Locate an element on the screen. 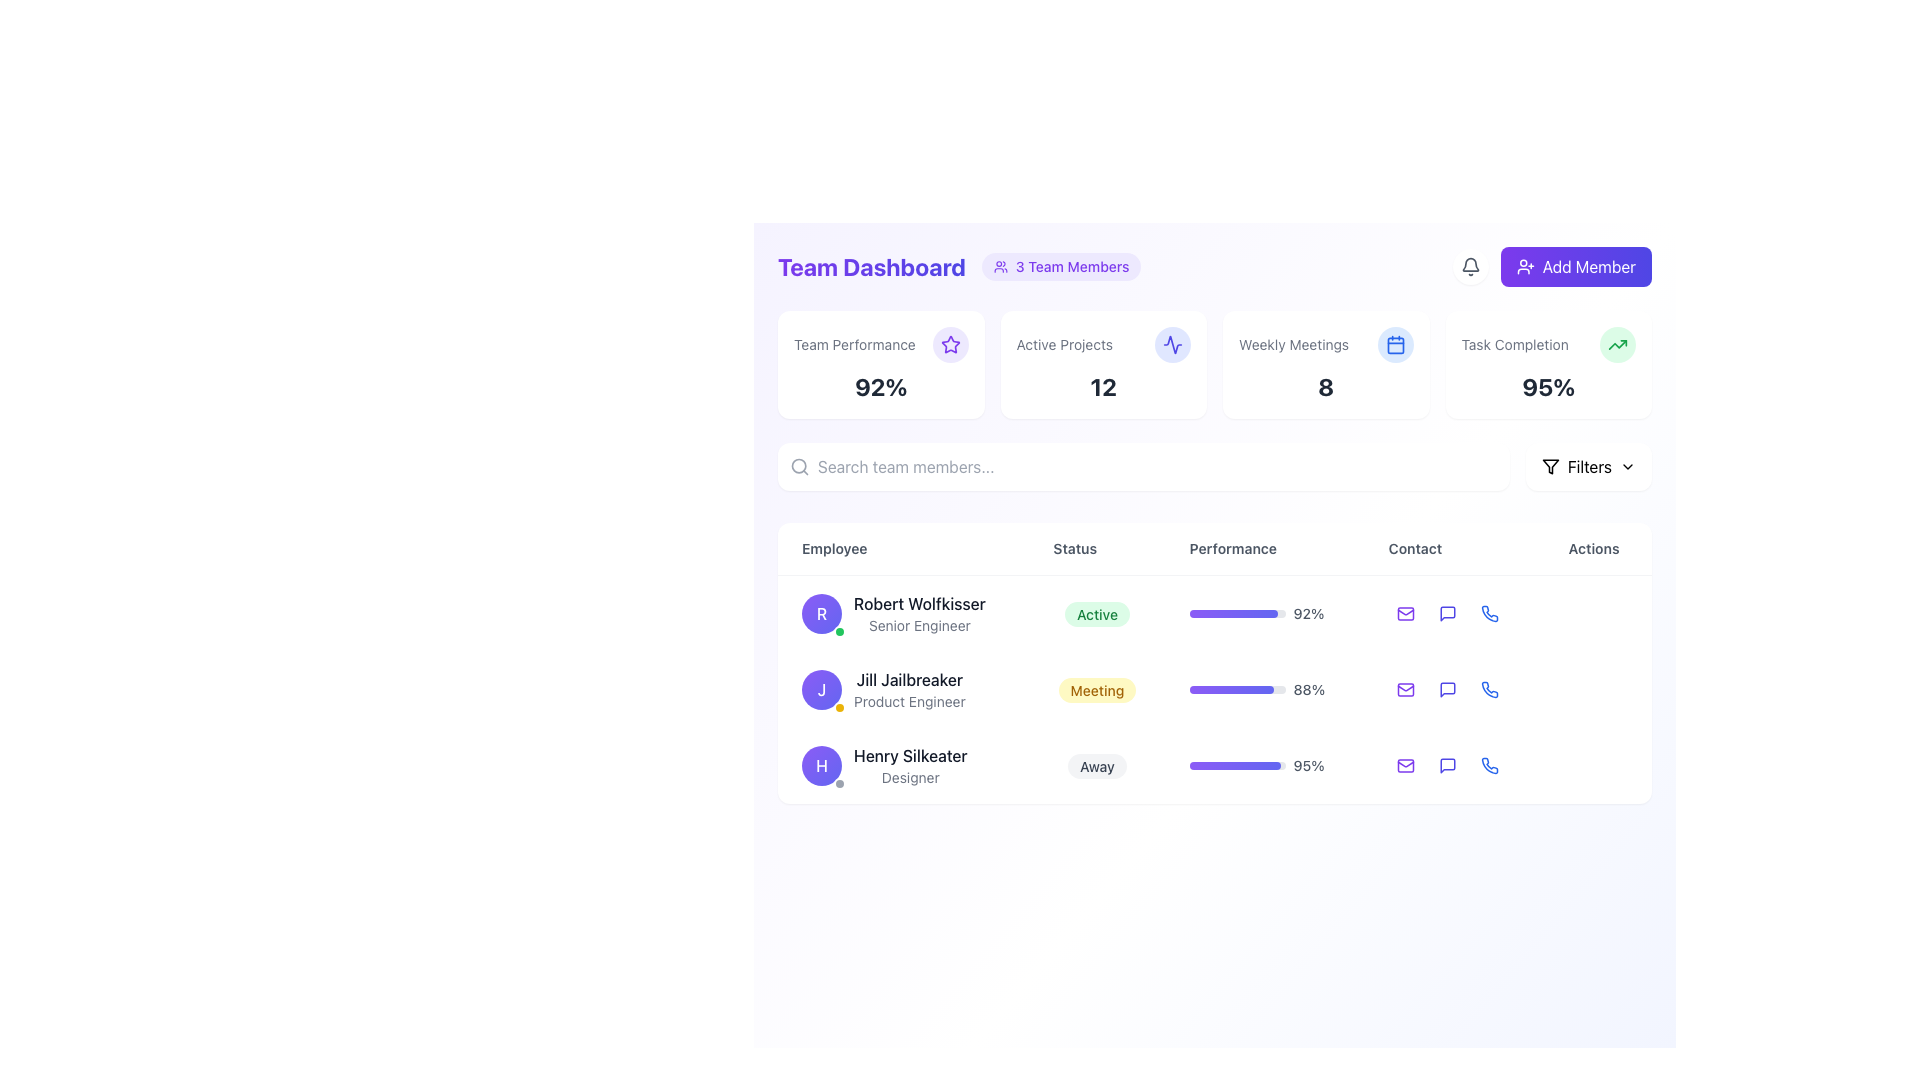  employee details displayed in the Text block for Henry Silkeater, located in the third row of the Employee column in the table is located at coordinates (902, 765).